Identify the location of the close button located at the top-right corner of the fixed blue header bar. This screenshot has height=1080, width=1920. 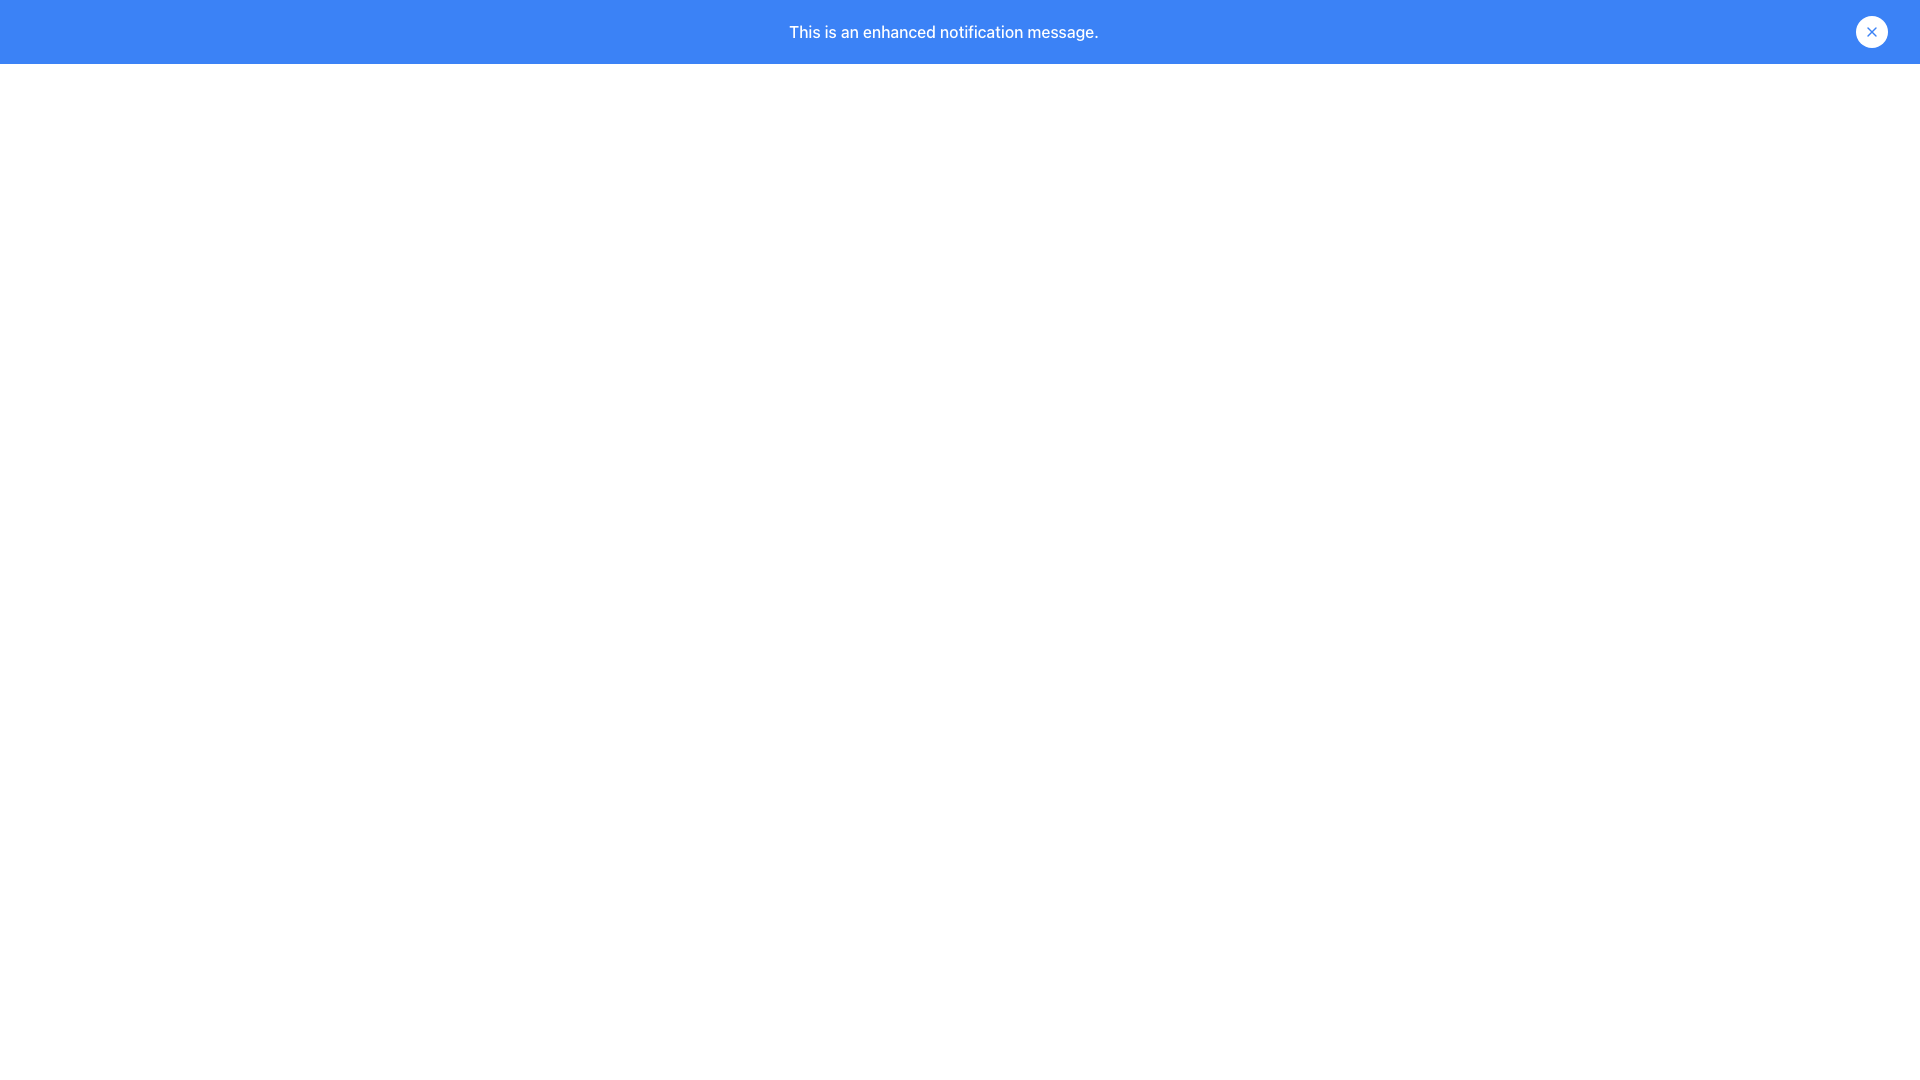
(1871, 31).